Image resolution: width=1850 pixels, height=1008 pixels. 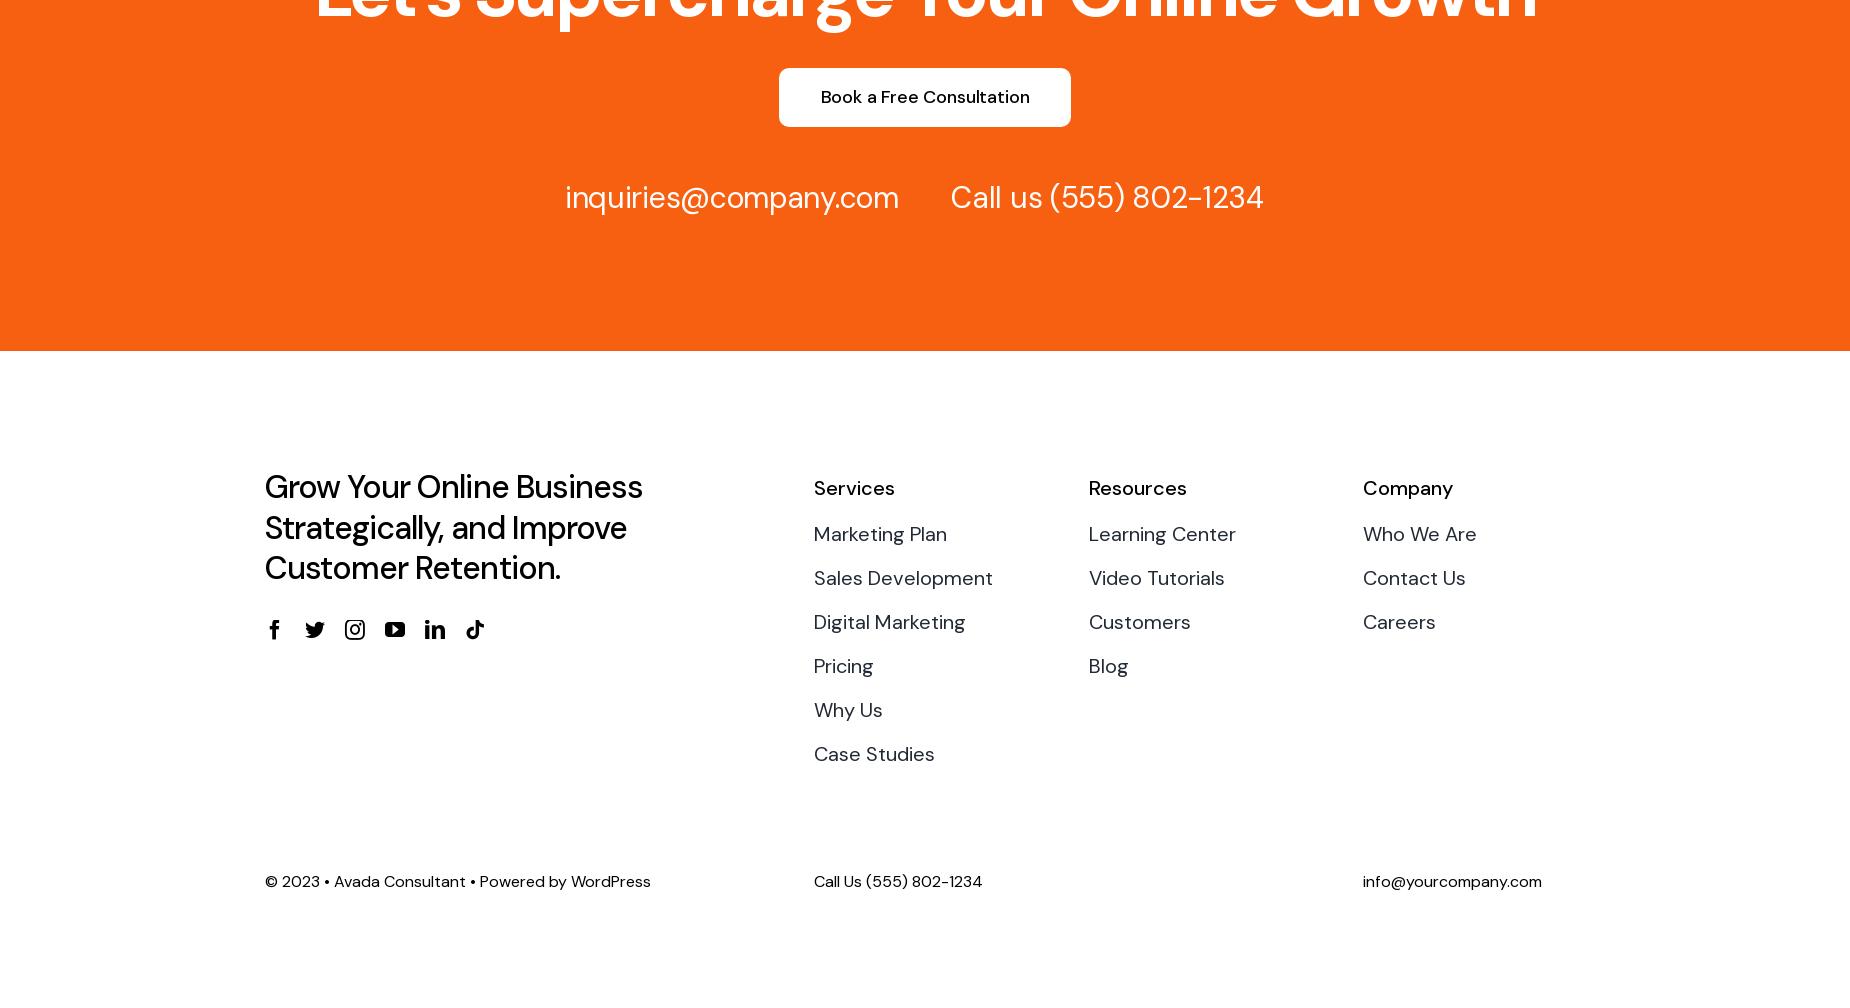 What do you see at coordinates (1408, 487) in the screenshot?
I see `'Company'` at bounding box center [1408, 487].